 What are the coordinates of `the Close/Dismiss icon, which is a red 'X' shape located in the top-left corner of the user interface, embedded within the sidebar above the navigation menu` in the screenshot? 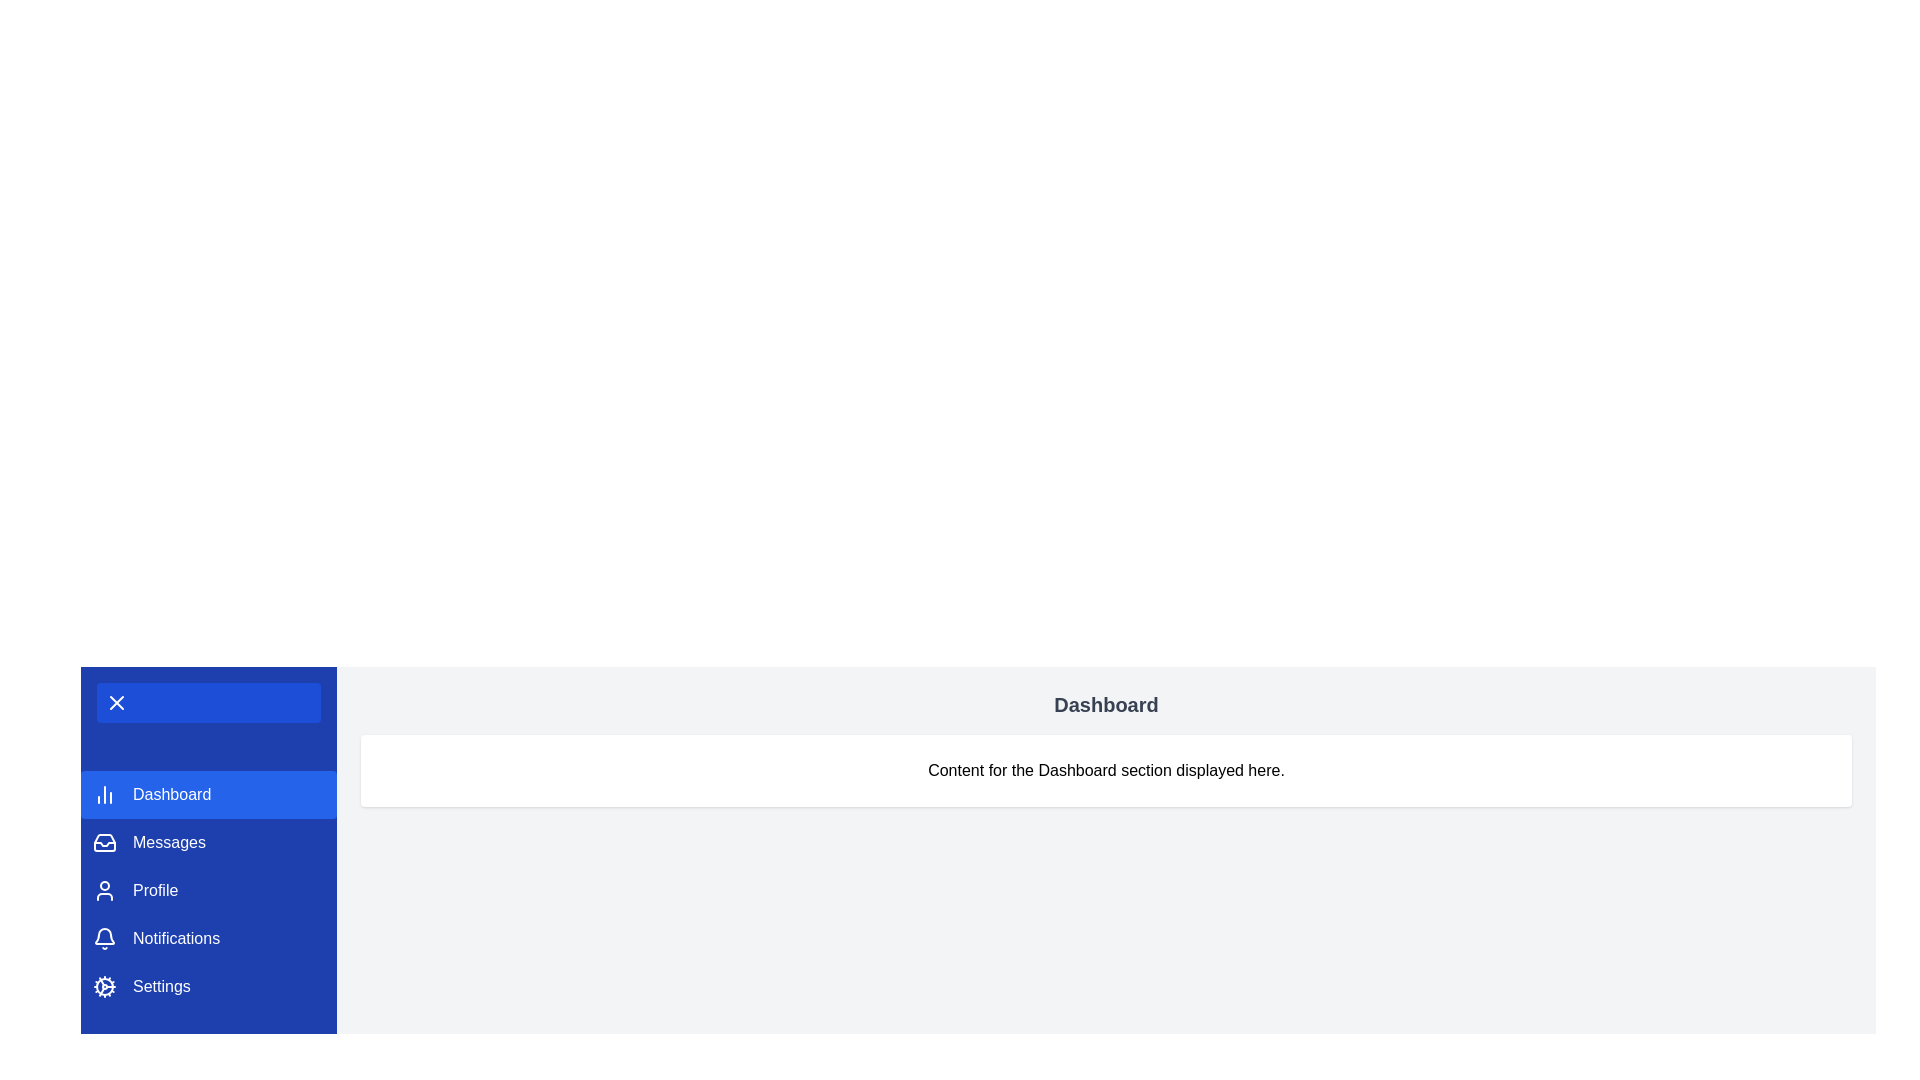 It's located at (115, 701).